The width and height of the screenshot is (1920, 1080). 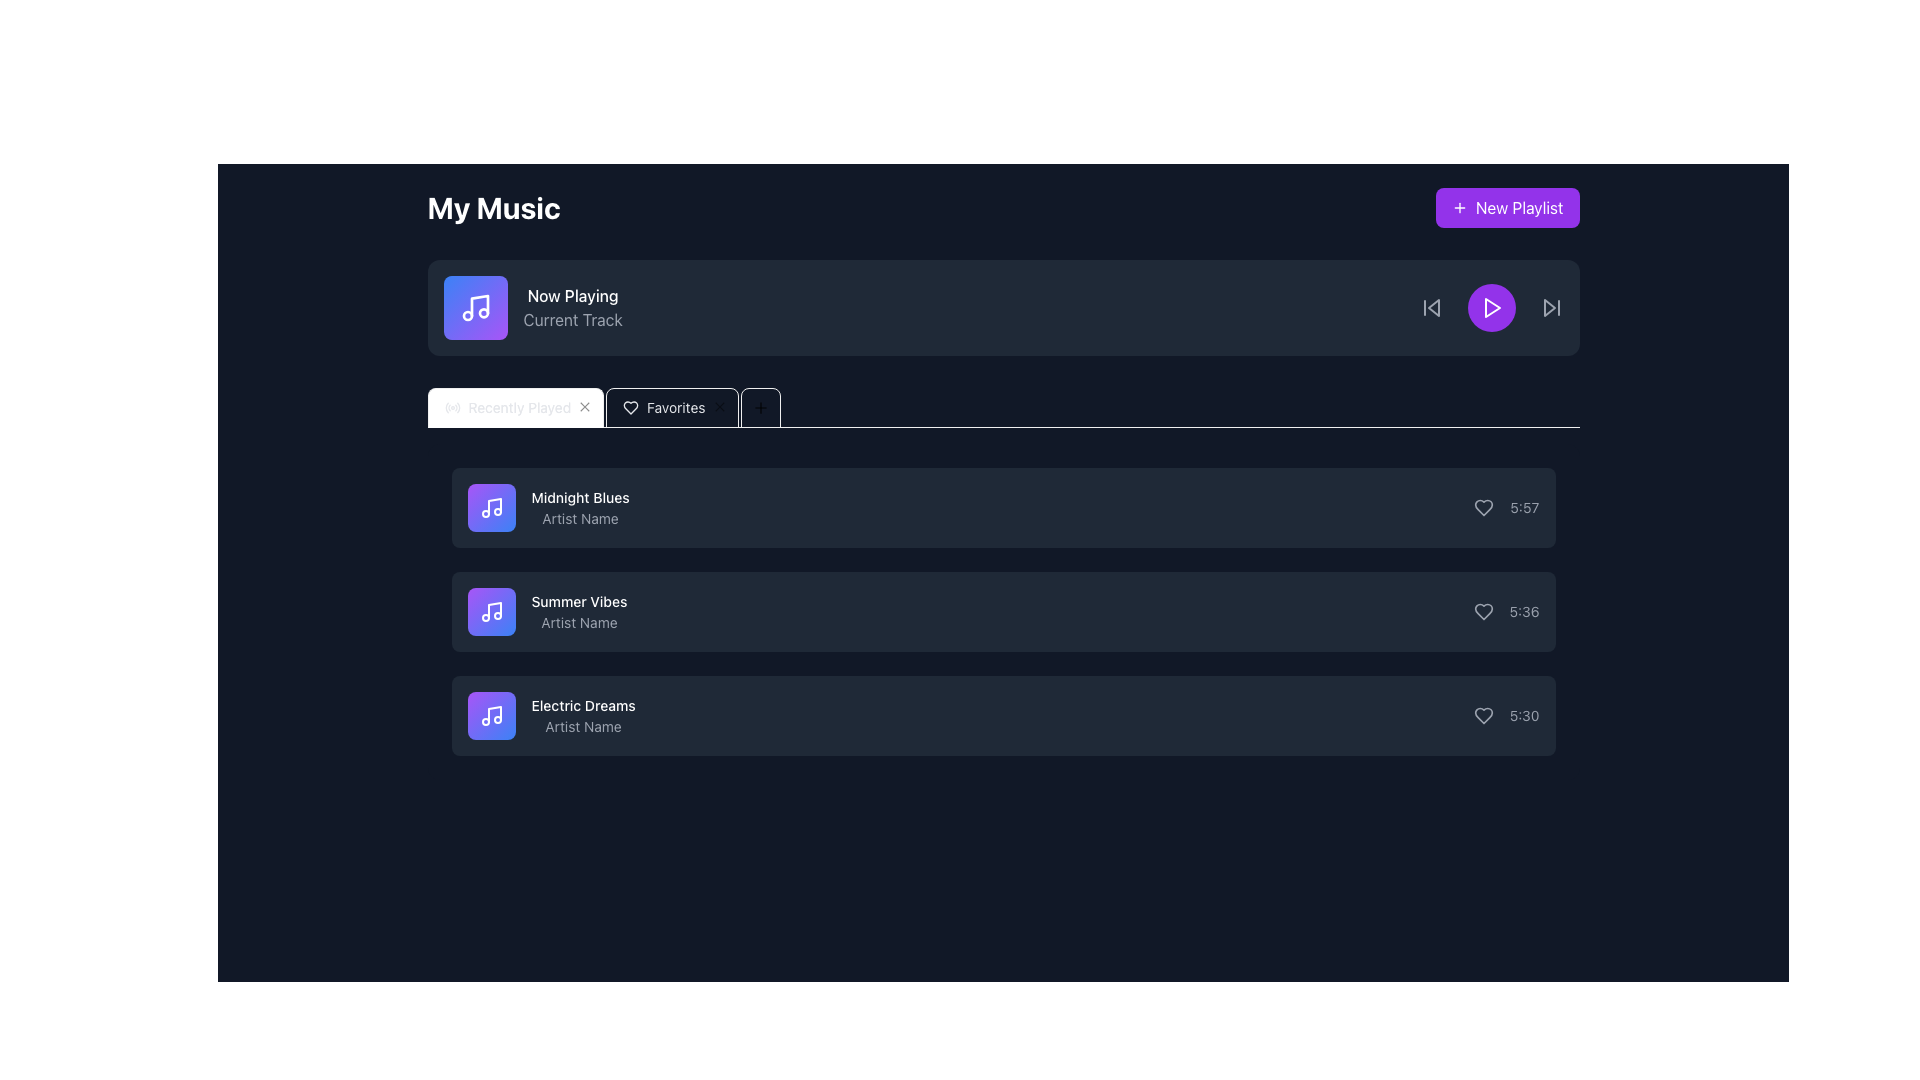 What do you see at coordinates (1491, 308) in the screenshot?
I see `the circular purple button with a white triangle icon in the center` at bounding box center [1491, 308].